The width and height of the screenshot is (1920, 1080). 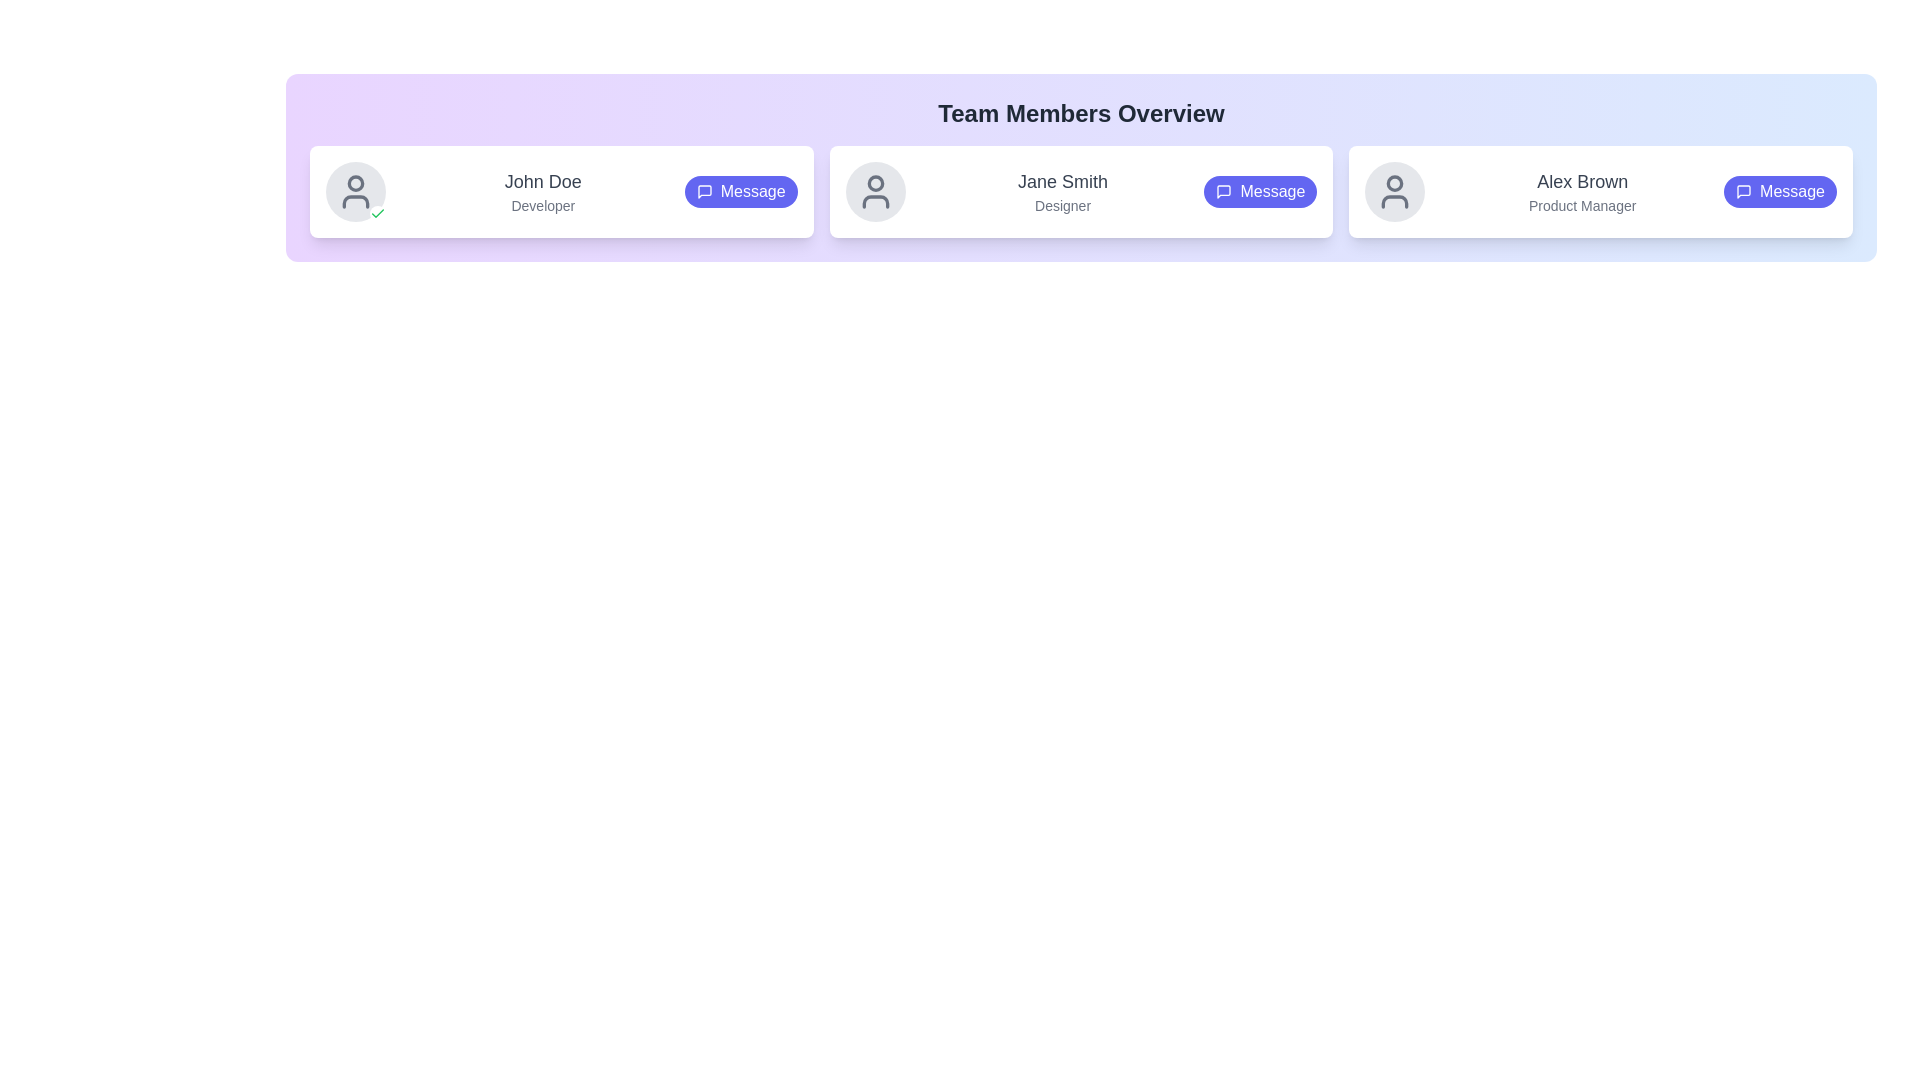 What do you see at coordinates (1581, 205) in the screenshot?
I see `the text label displaying 'Product Manager' that is styled in a small gray font and positioned directly below 'Alex Brown'` at bounding box center [1581, 205].